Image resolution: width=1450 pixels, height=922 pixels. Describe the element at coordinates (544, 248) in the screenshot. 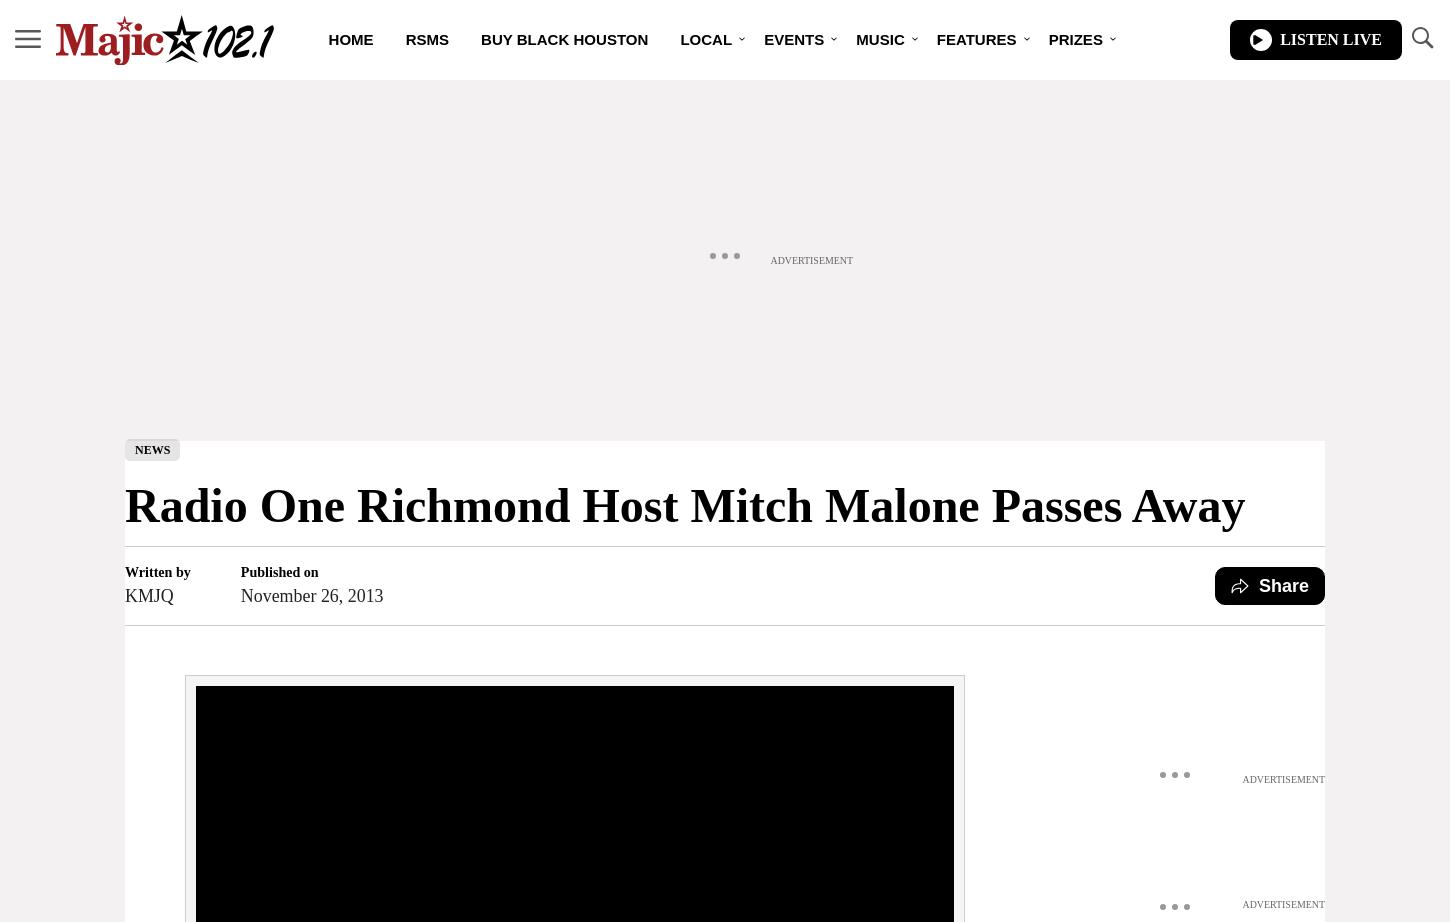

I see `'Join Our Text Club!'` at that location.